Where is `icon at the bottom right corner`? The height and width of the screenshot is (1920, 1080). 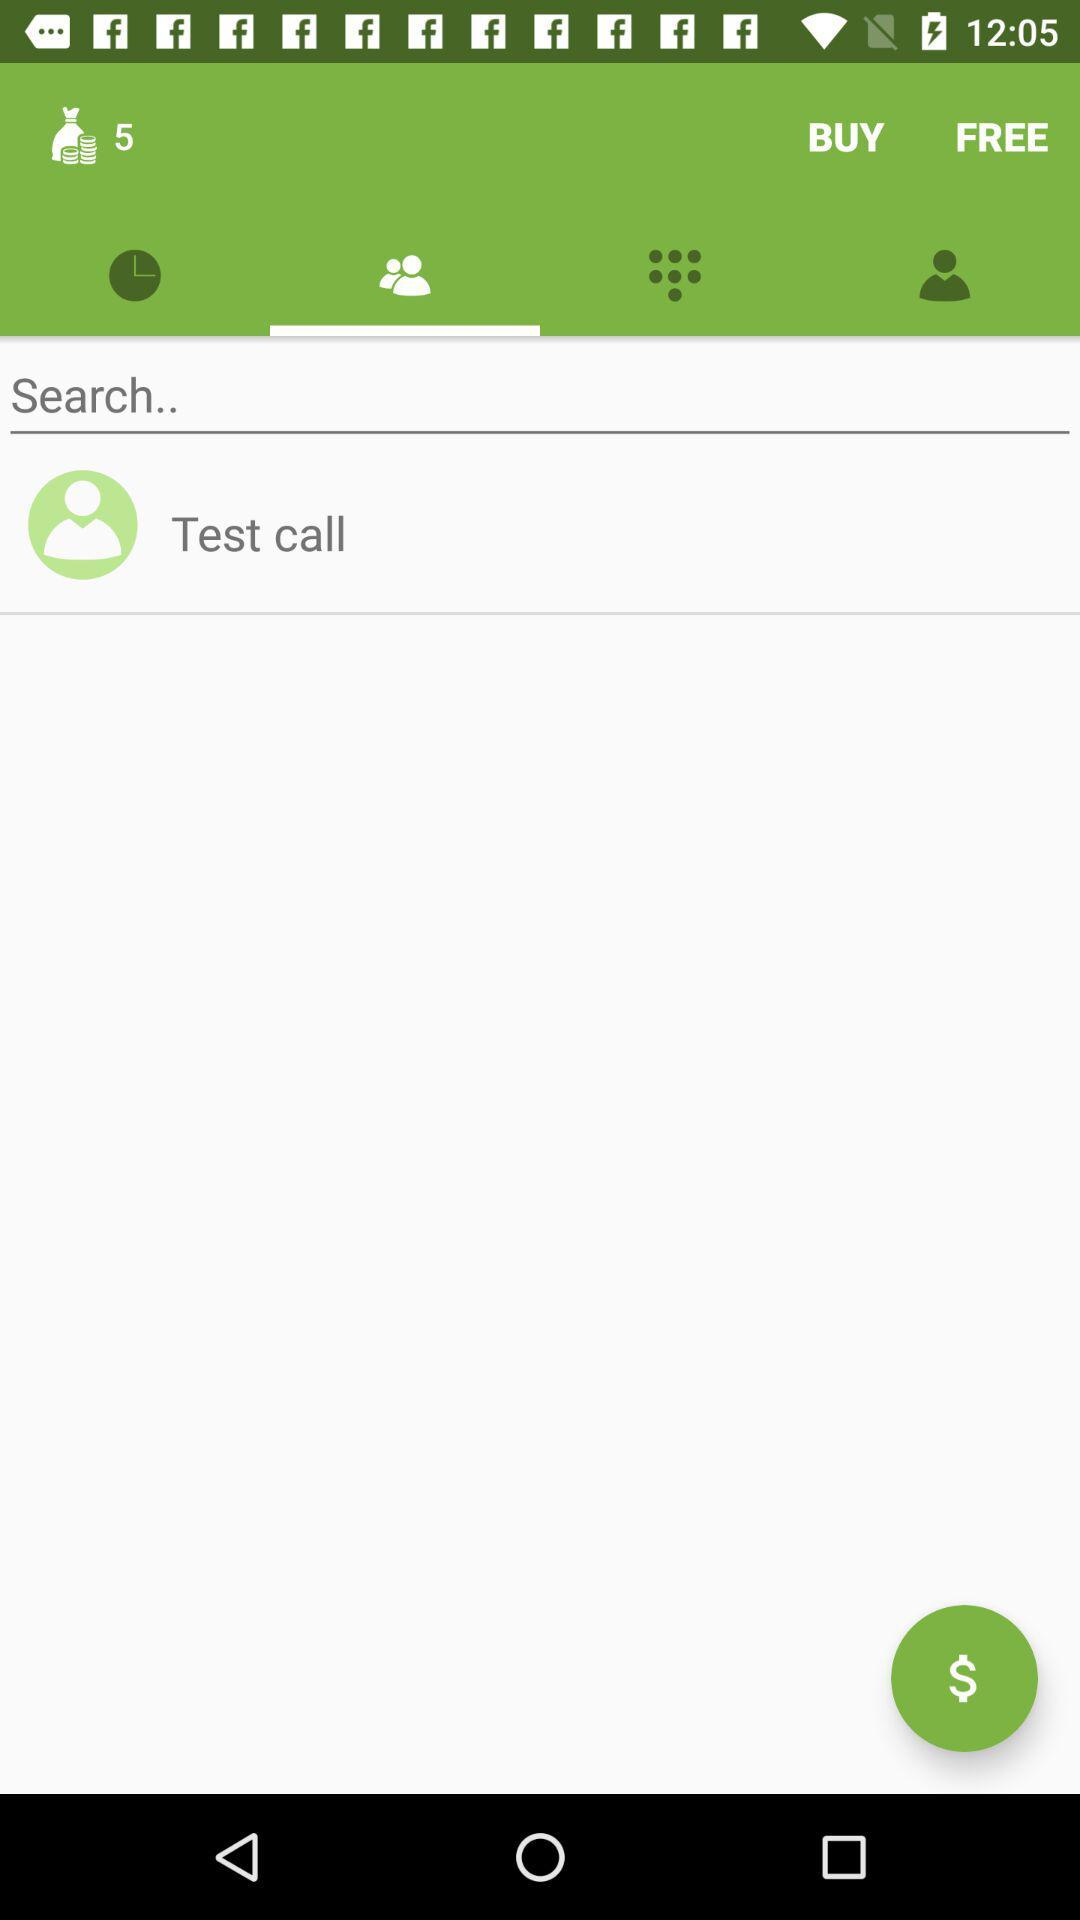 icon at the bottom right corner is located at coordinates (963, 1678).